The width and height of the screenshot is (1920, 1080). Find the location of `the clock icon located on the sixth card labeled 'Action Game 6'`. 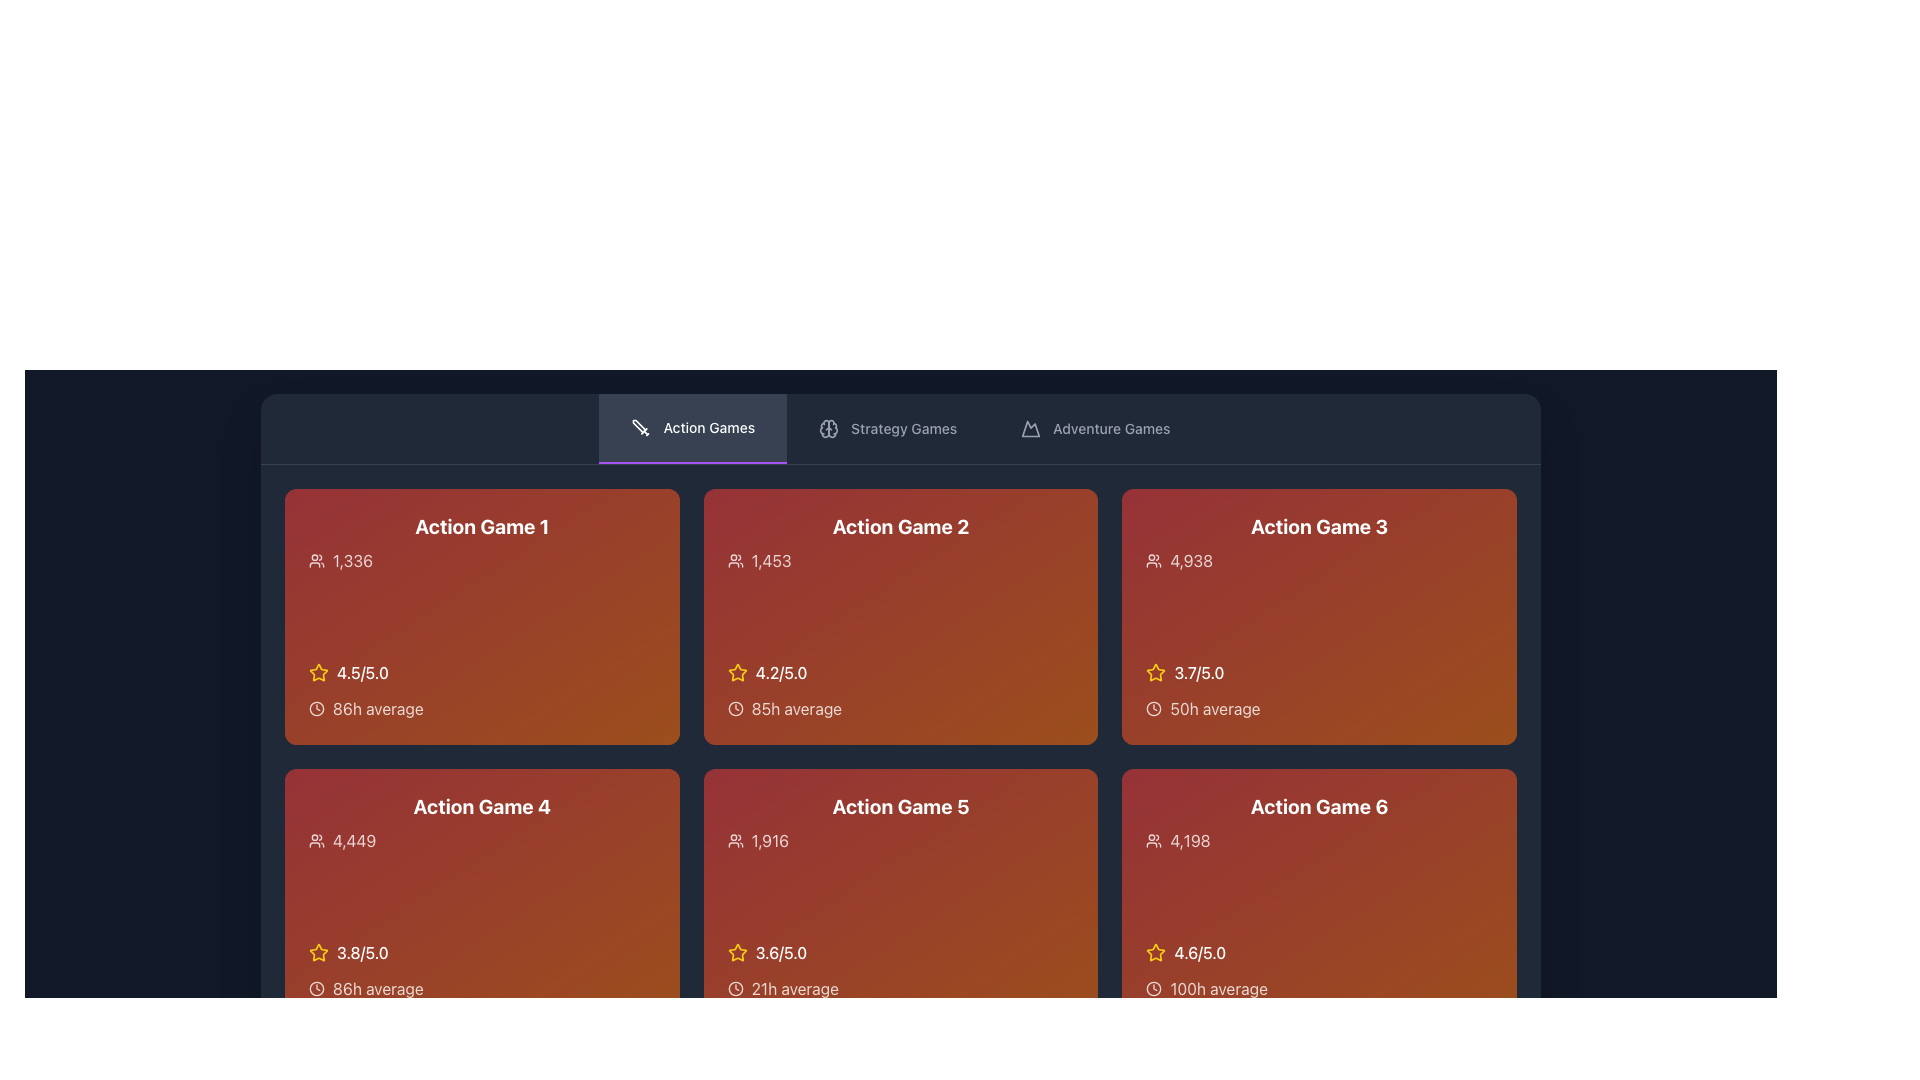

the clock icon located on the sixth card labeled 'Action Game 6' is located at coordinates (1154, 987).